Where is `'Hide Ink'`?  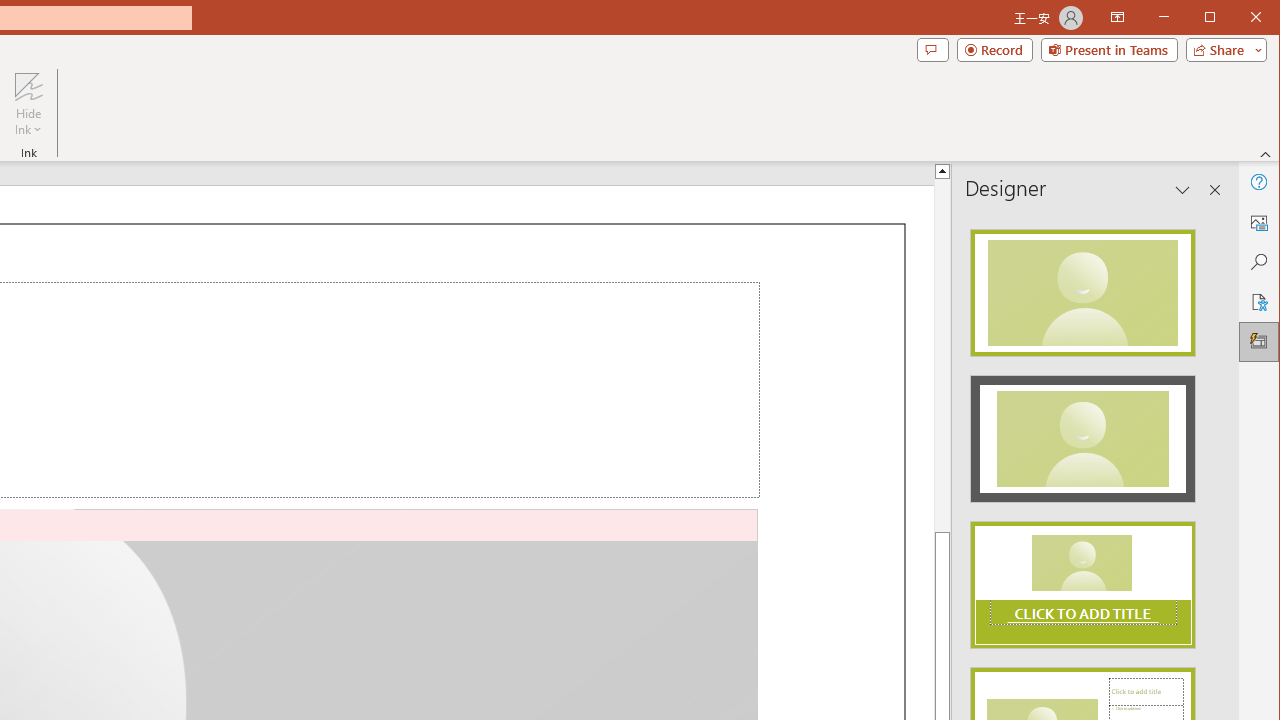 'Hide Ink' is located at coordinates (28, 85).